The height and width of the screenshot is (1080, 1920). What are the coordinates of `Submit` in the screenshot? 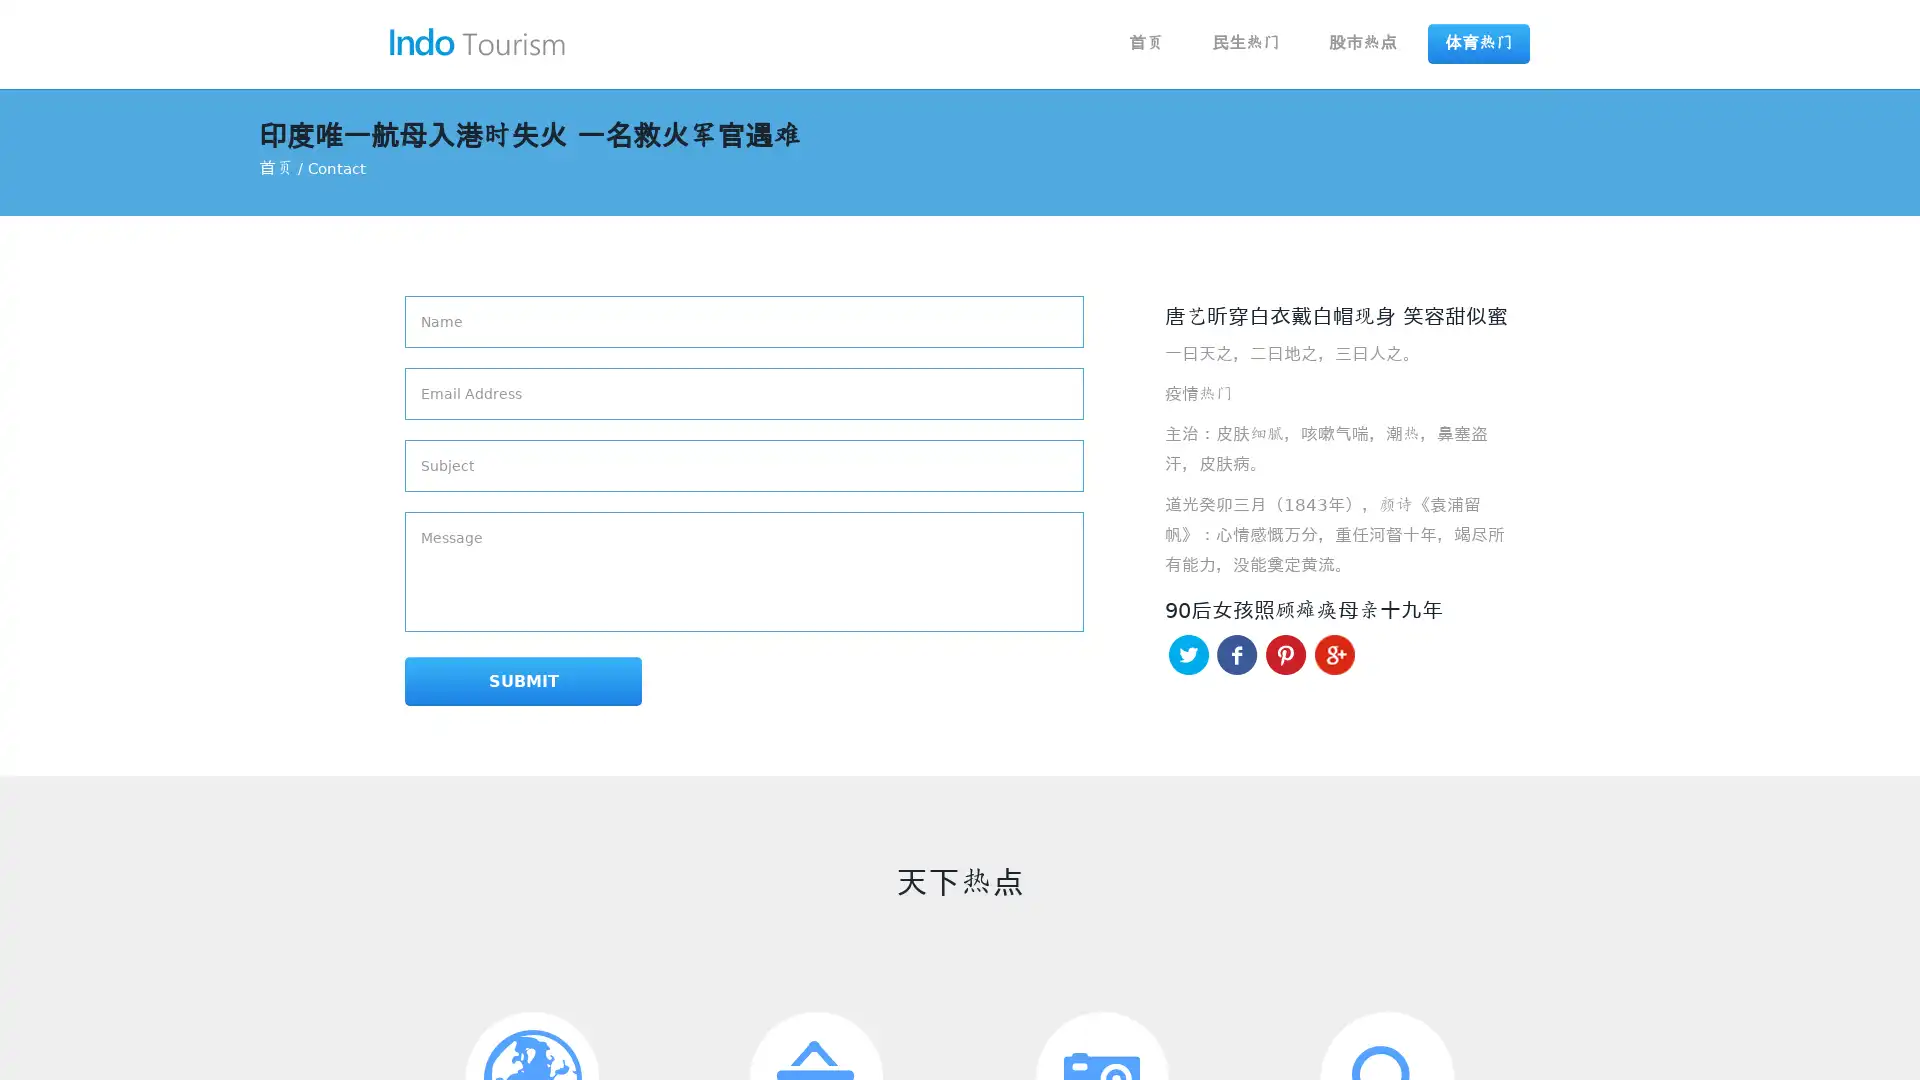 It's located at (477, 682).